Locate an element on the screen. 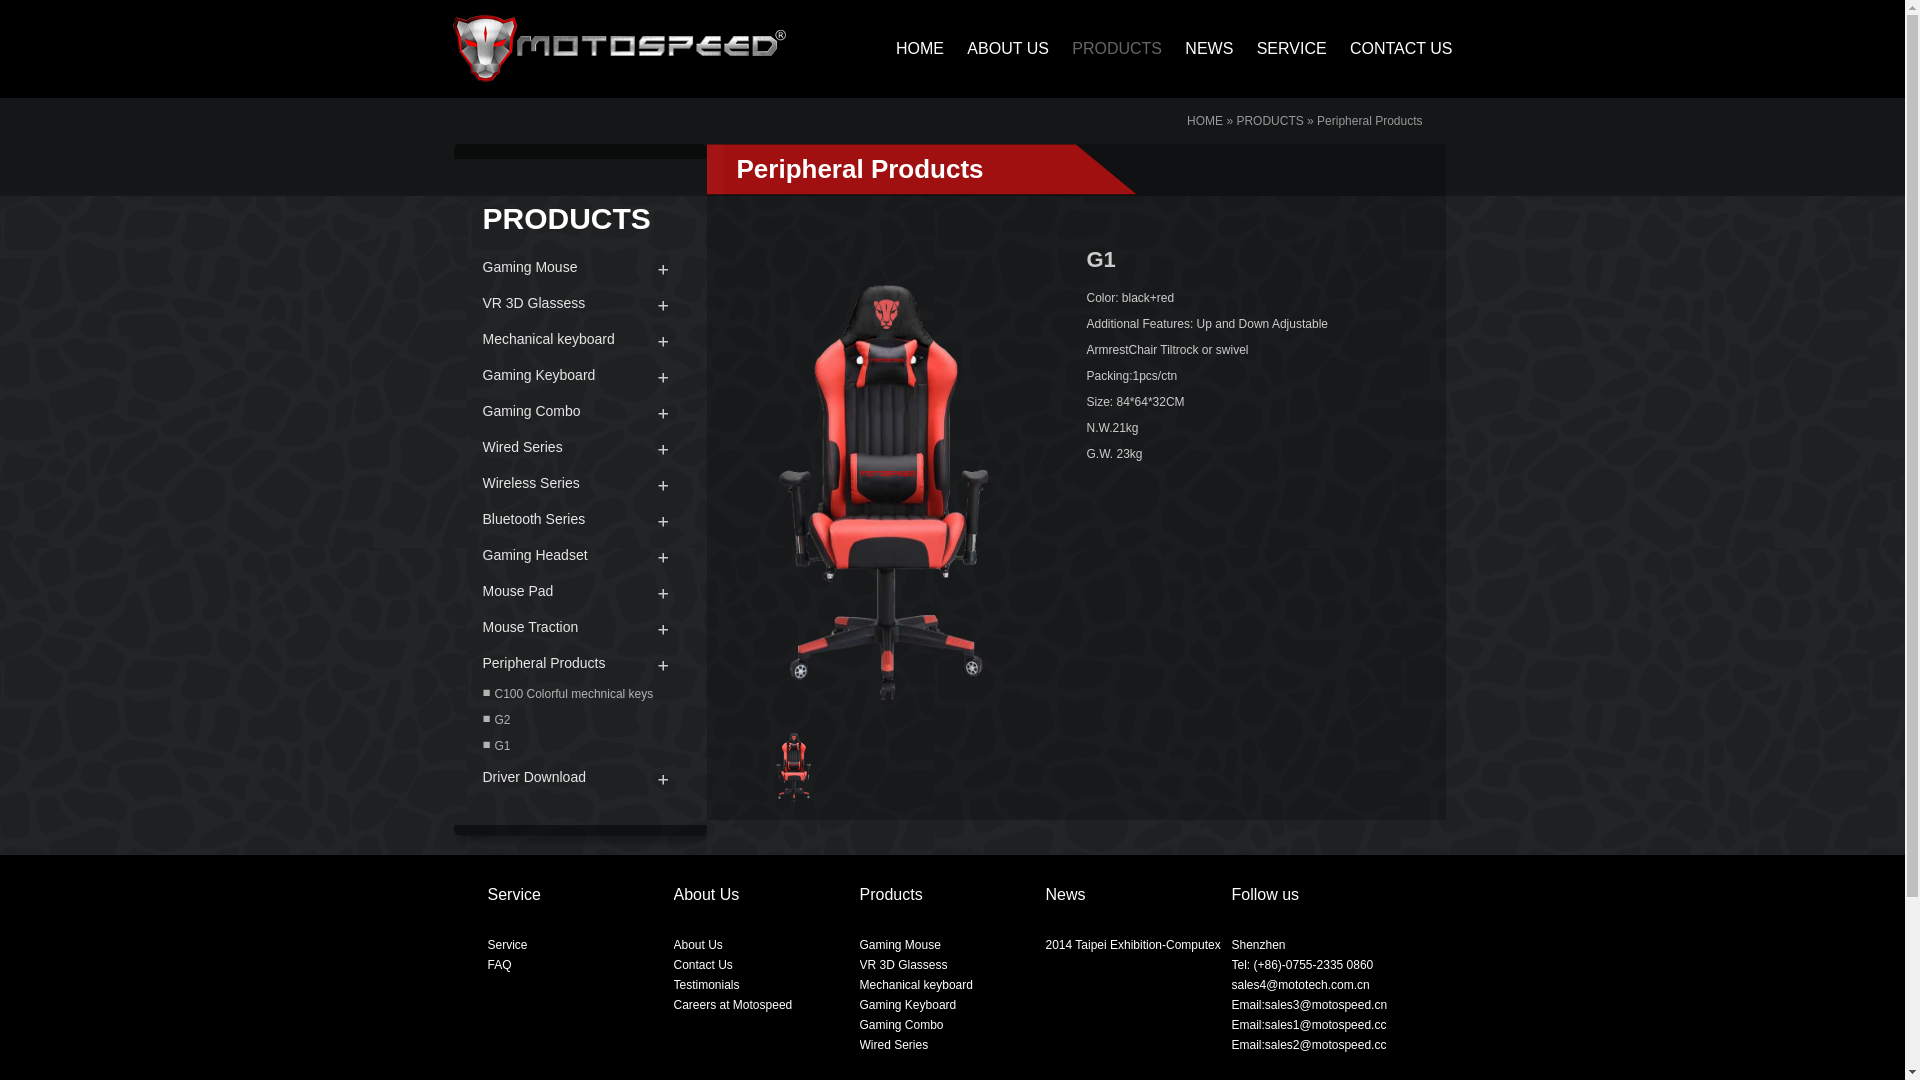 The image size is (1920, 1080). 'VR 3D Glassess' is located at coordinates (578, 303).